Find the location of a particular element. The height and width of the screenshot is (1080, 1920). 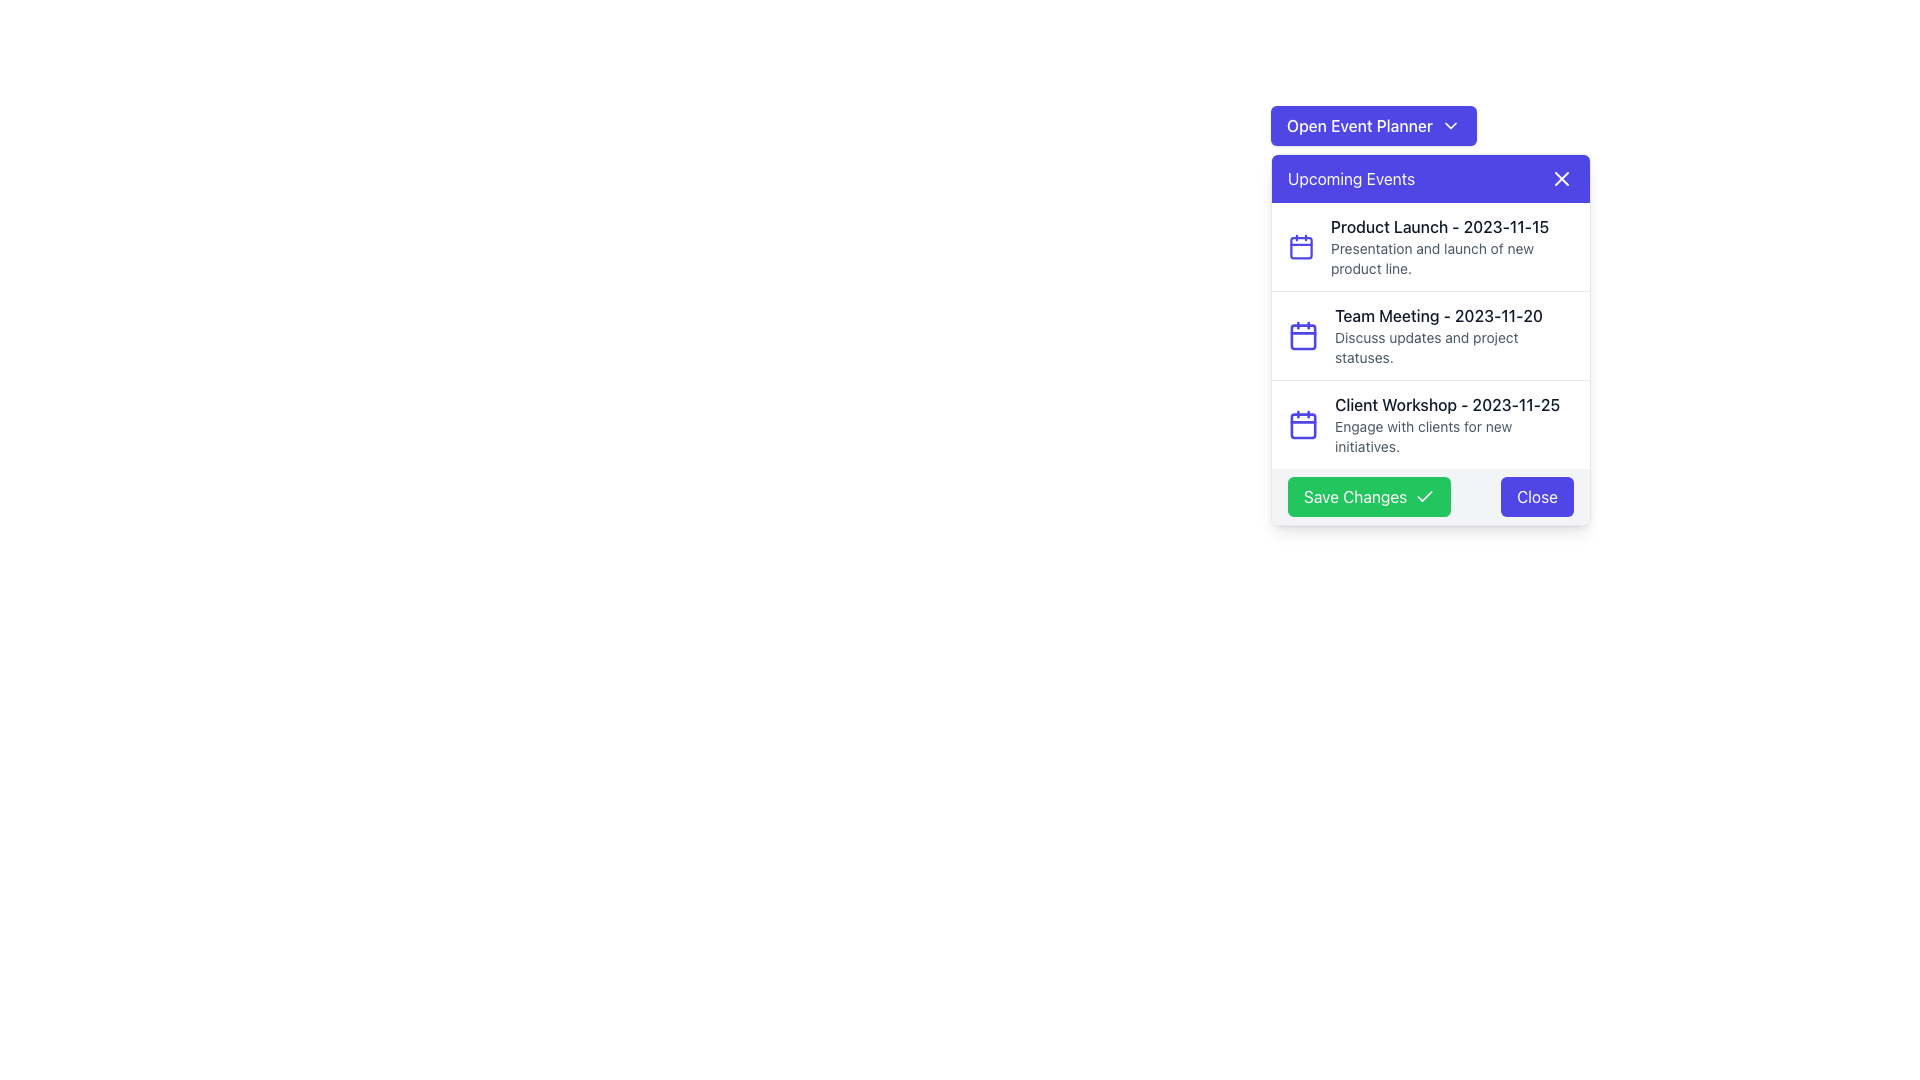

the Text Label that reads 'Presentation and launch of new product line.' located below the title 'Product Launch - 2023-11-15' in the 'Upcoming Events' section is located at coordinates (1452, 257).